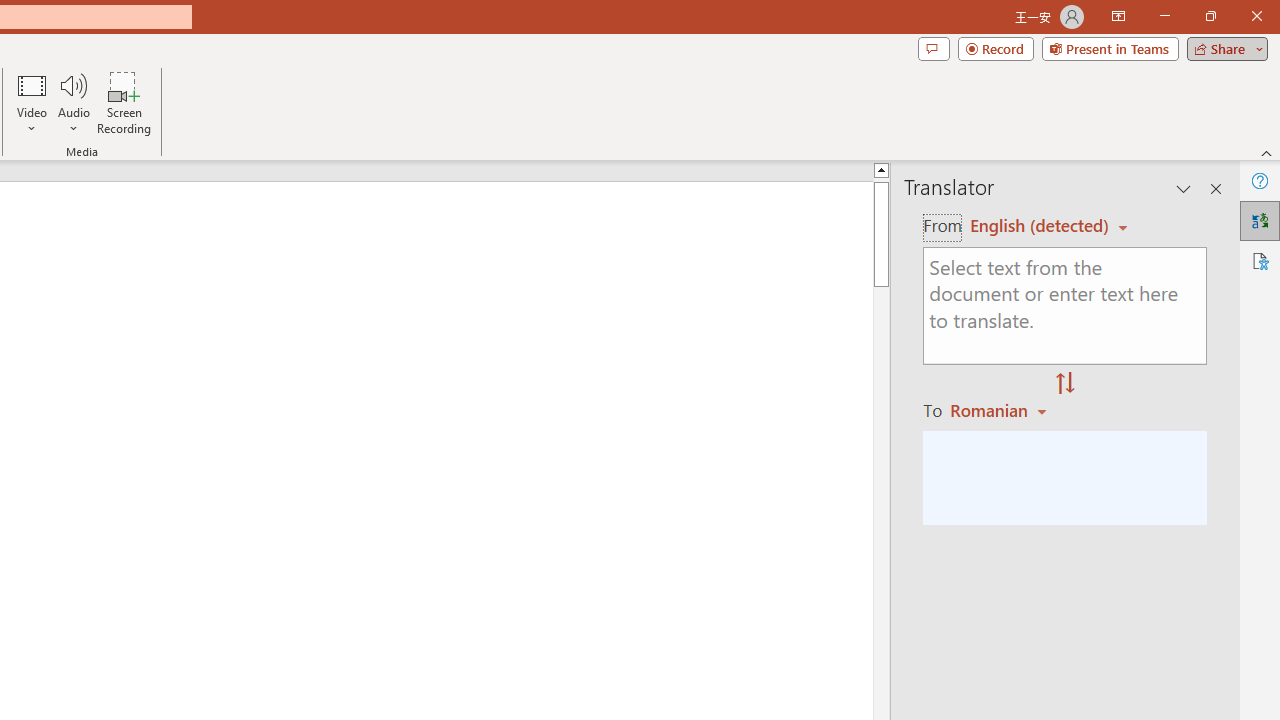 This screenshot has width=1280, height=720. I want to click on 'Romanian', so click(1001, 409).